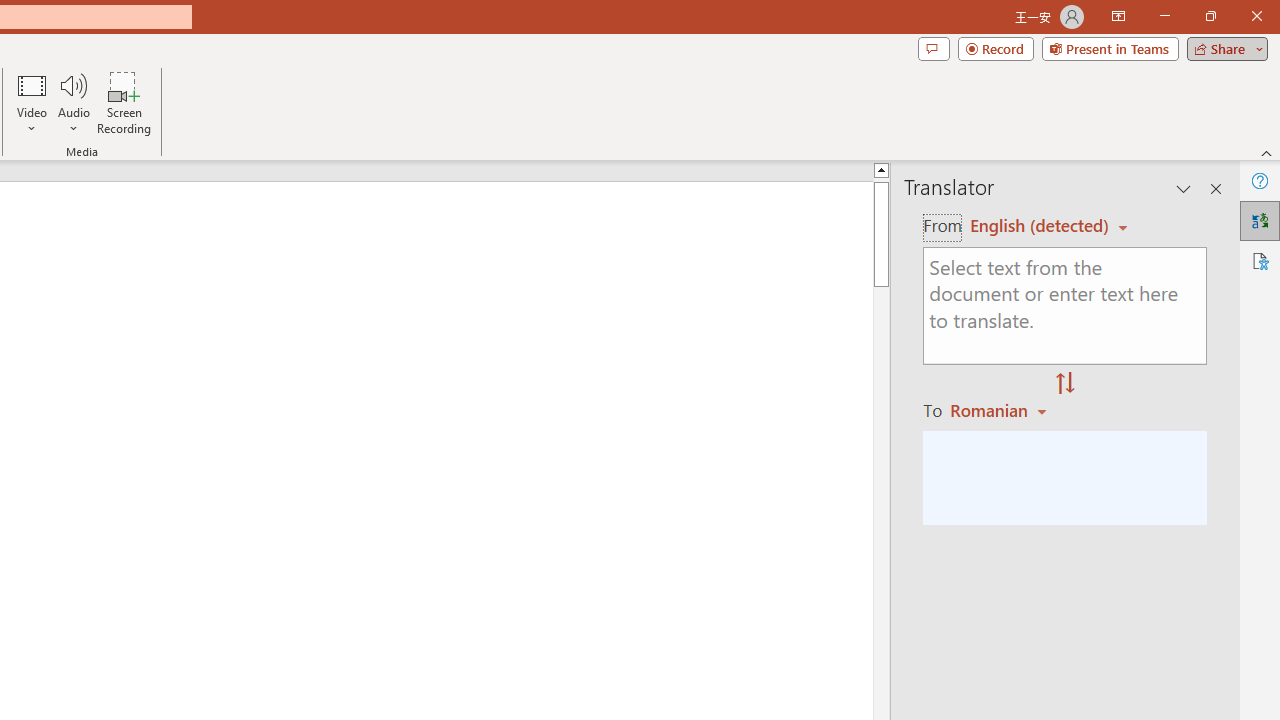 This screenshot has width=1280, height=720. I want to click on 'Romanian', so click(1001, 409).